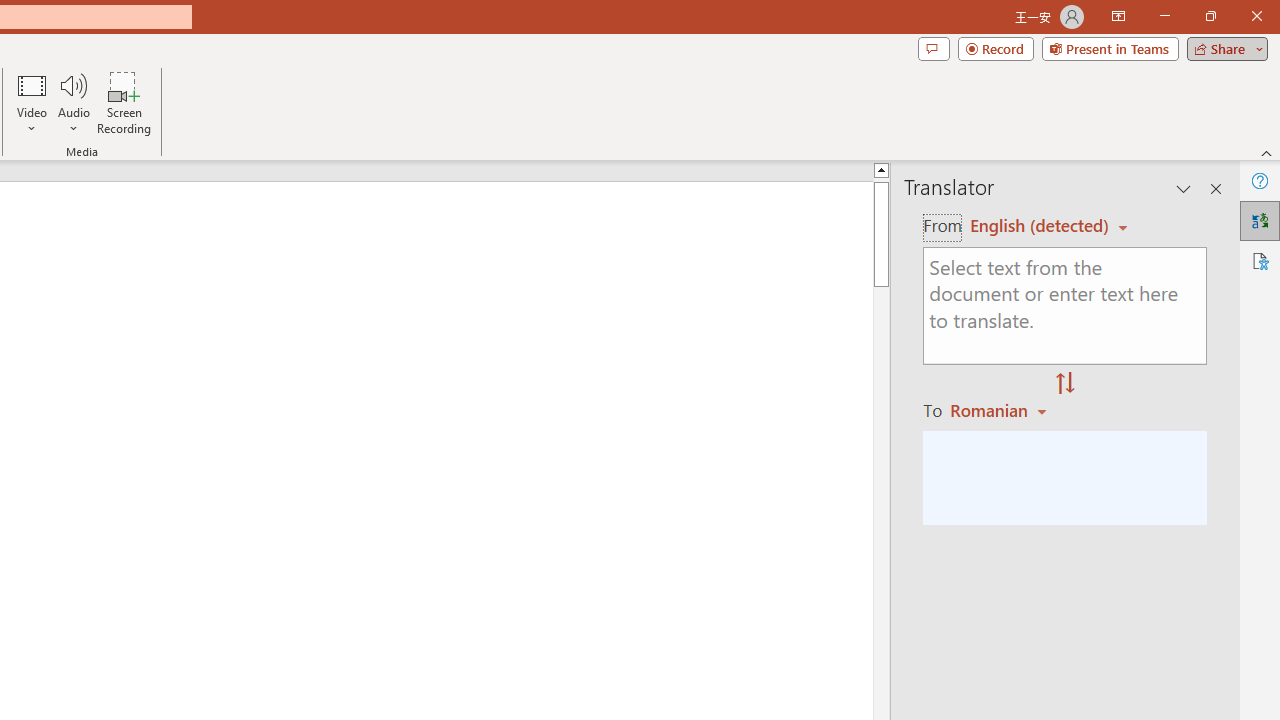 This screenshot has width=1280, height=720. I want to click on 'Romanian', so click(1001, 409).